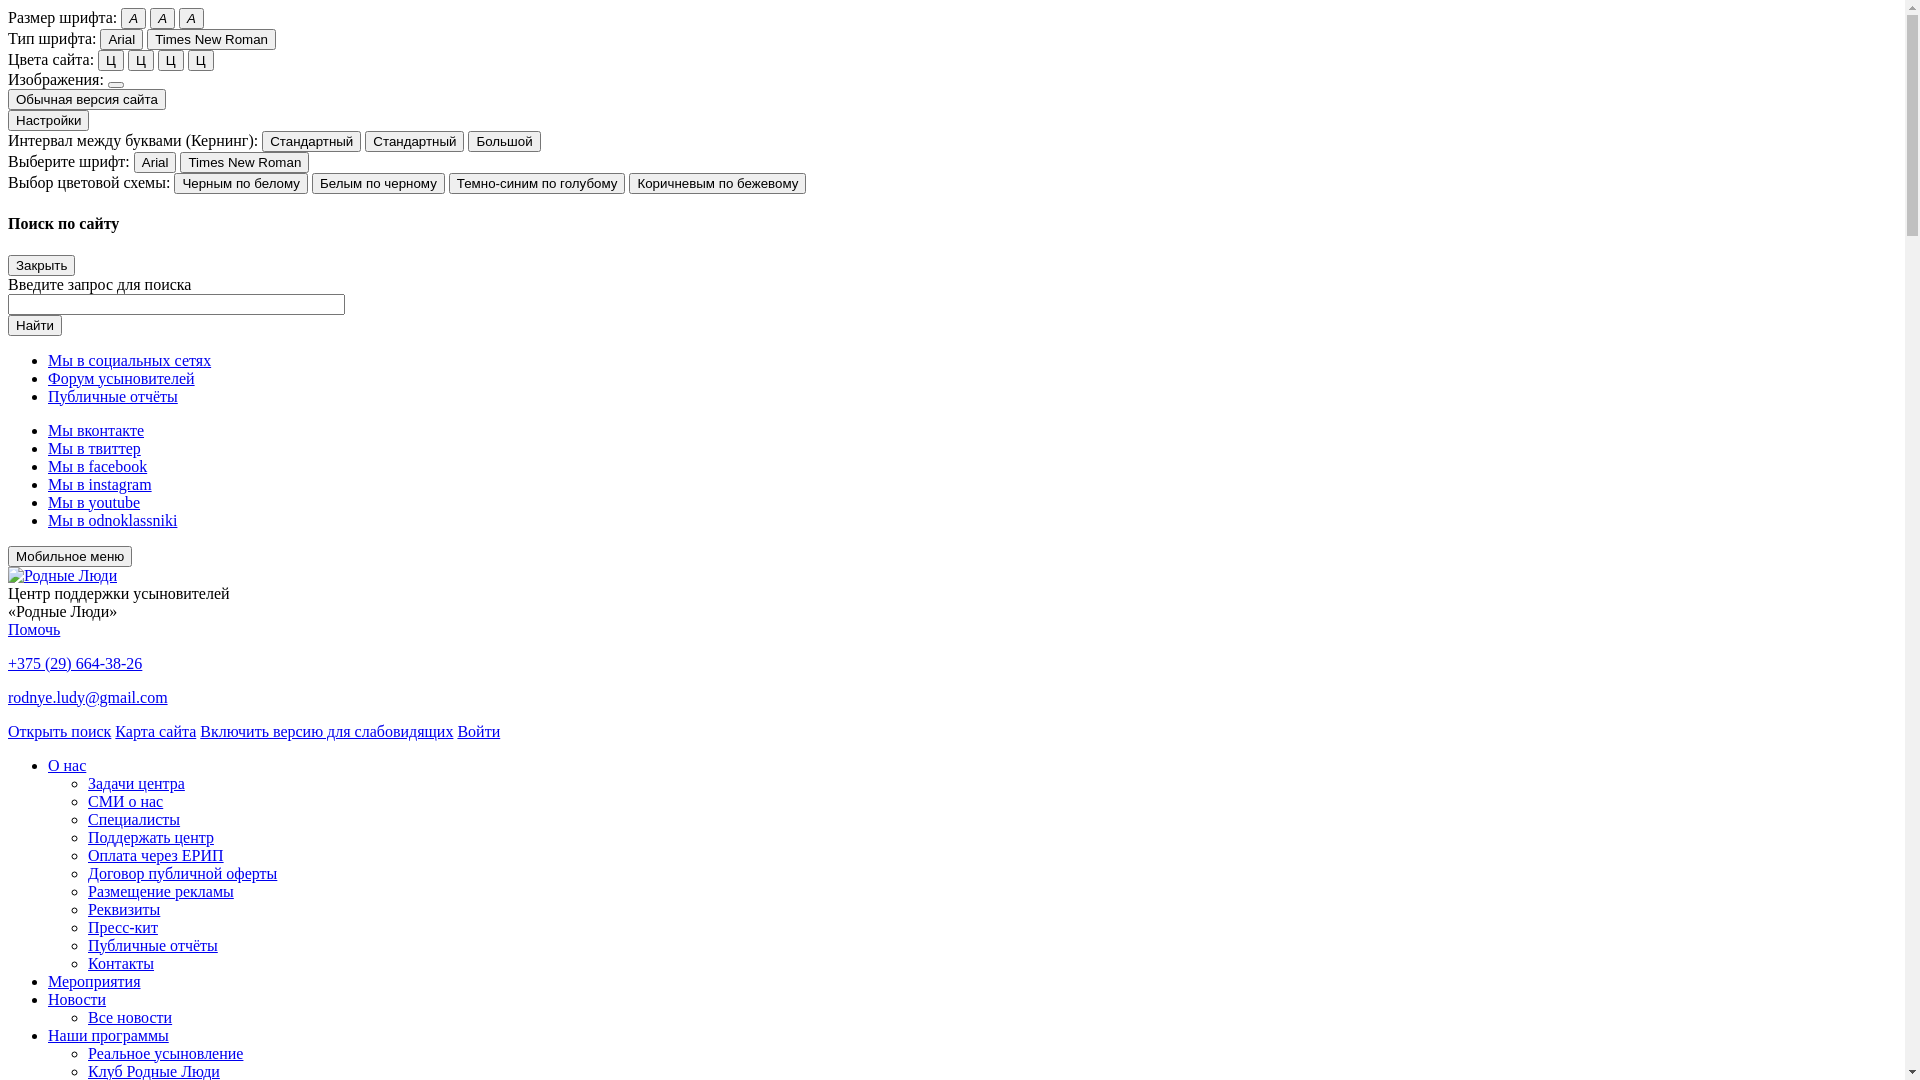 Image resolution: width=1920 pixels, height=1080 pixels. I want to click on 'Times New Roman', so click(243, 161).